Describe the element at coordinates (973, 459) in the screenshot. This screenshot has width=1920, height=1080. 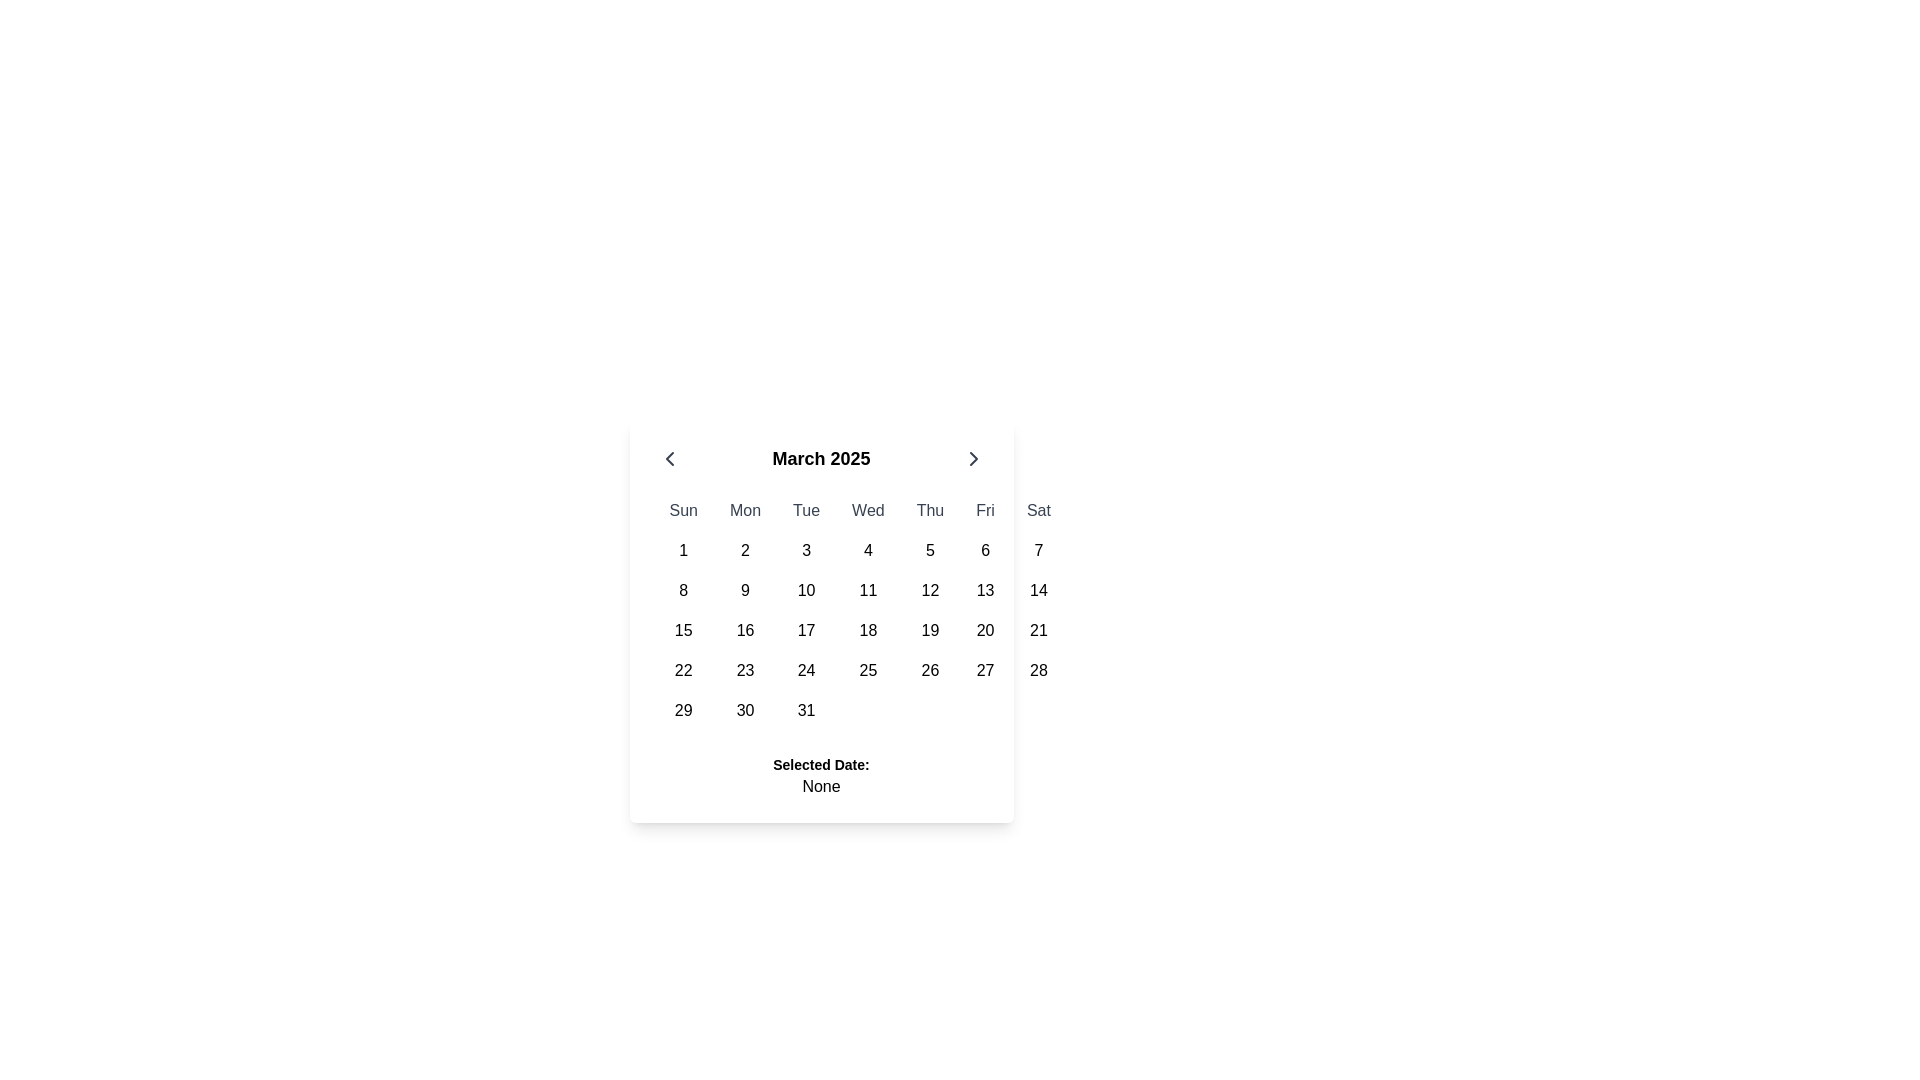
I see `the button with an embedded right-pointing arrow located at the top-right corner of the calendar widget to observe any hover effects` at that location.